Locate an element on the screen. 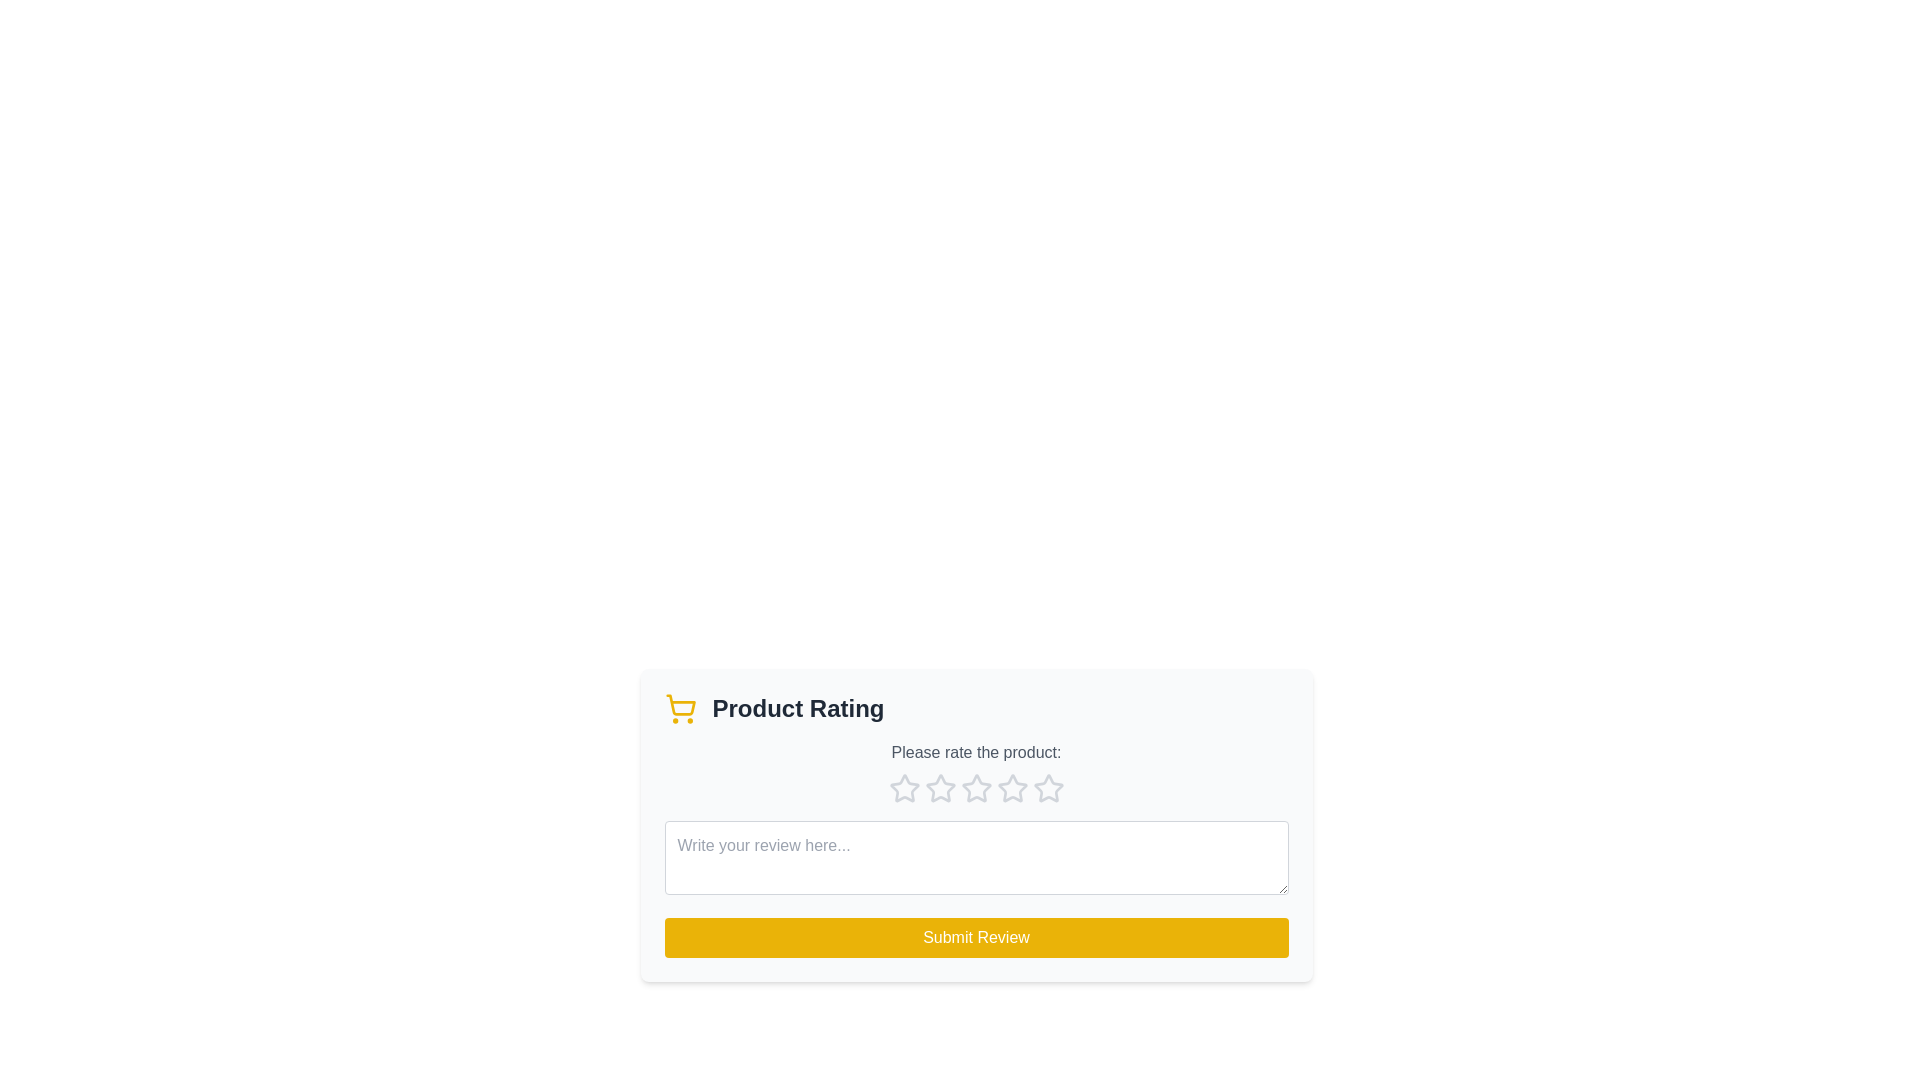 Image resolution: width=1920 pixels, height=1080 pixels. the first rating star icon is located at coordinates (903, 787).